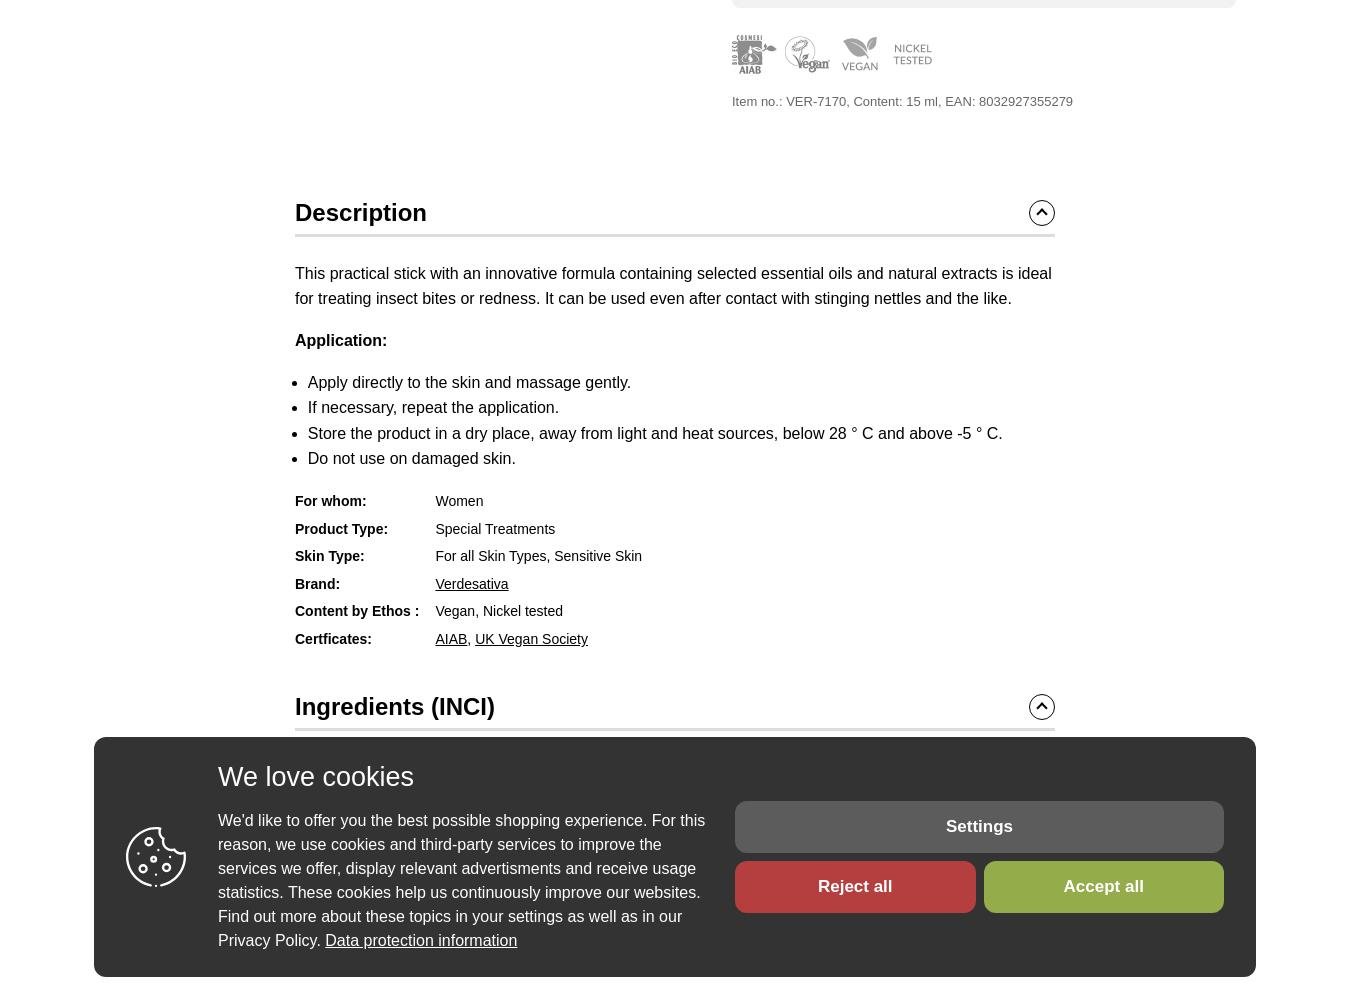  Describe the element at coordinates (305, 457) in the screenshot. I see `'Do not use on damaged skin.'` at that location.